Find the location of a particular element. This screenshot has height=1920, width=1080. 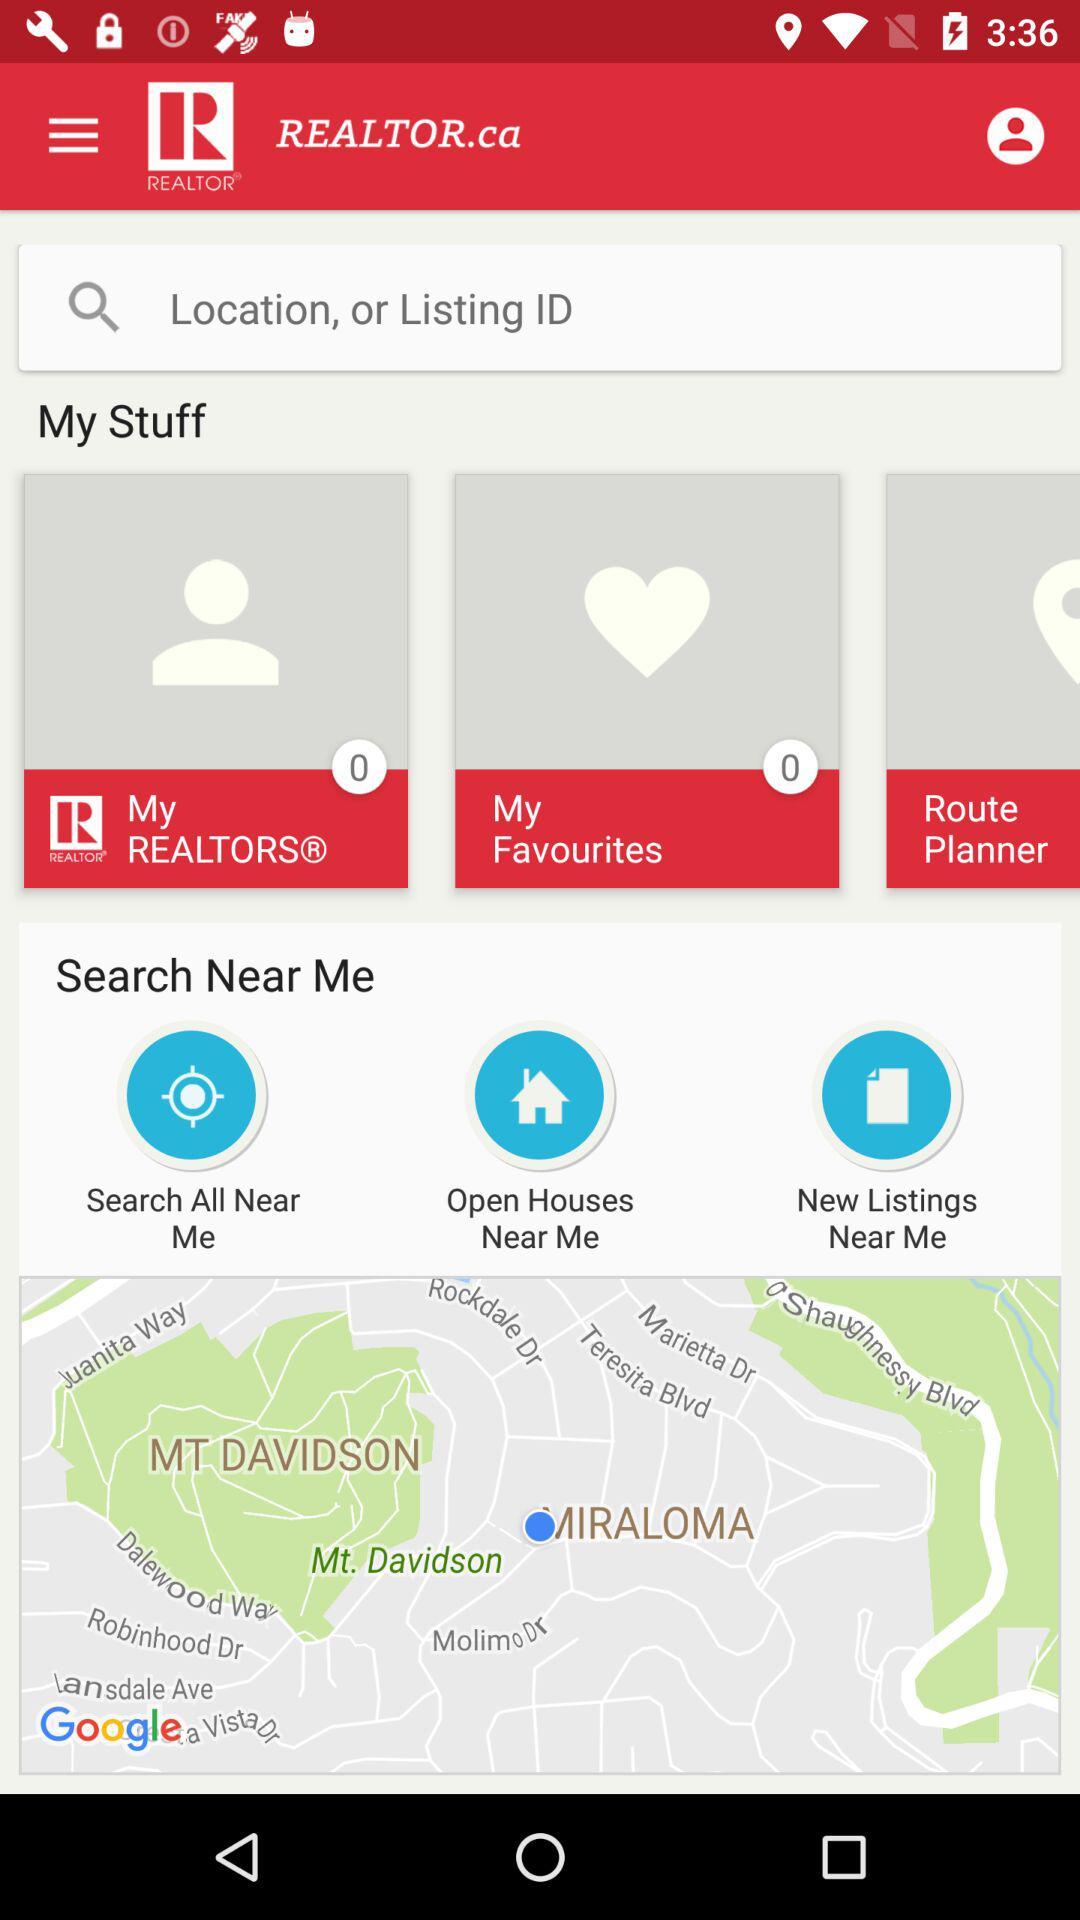

put location is located at coordinates (540, 306).